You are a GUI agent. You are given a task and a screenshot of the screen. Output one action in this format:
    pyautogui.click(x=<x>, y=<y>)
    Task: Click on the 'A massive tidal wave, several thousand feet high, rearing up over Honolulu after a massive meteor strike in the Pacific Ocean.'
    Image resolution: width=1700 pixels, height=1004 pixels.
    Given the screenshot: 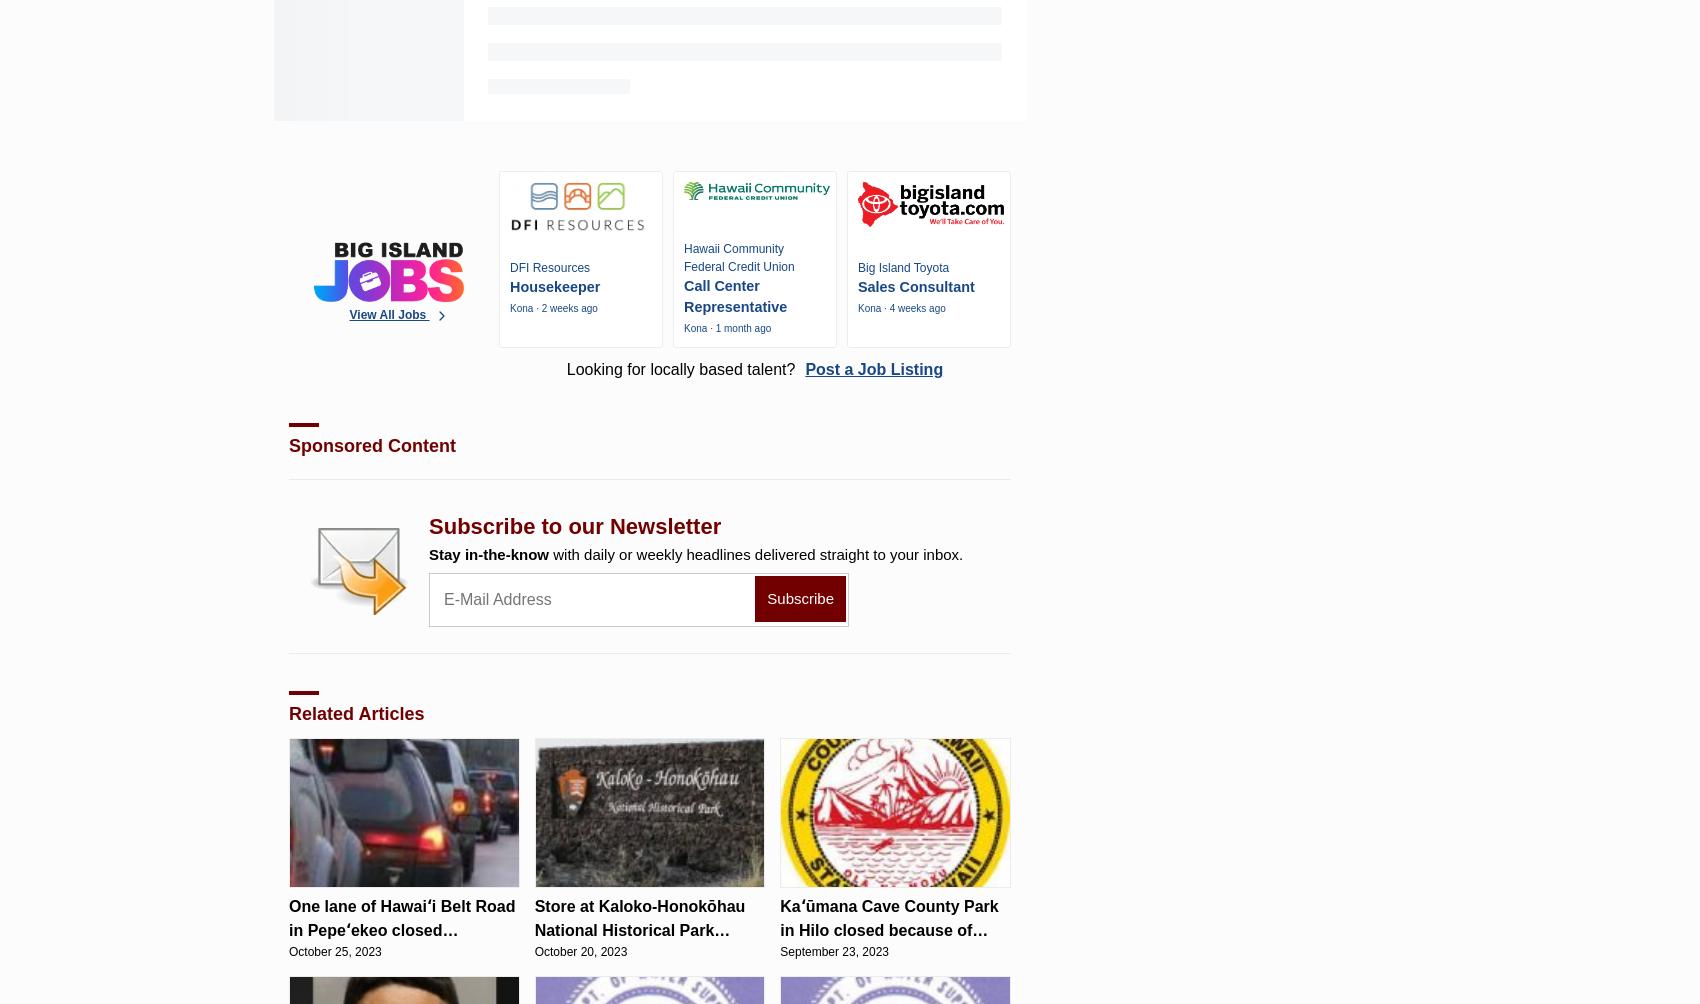 What is the action you would take?
    pyautogui.click(x=629, y=63)
    